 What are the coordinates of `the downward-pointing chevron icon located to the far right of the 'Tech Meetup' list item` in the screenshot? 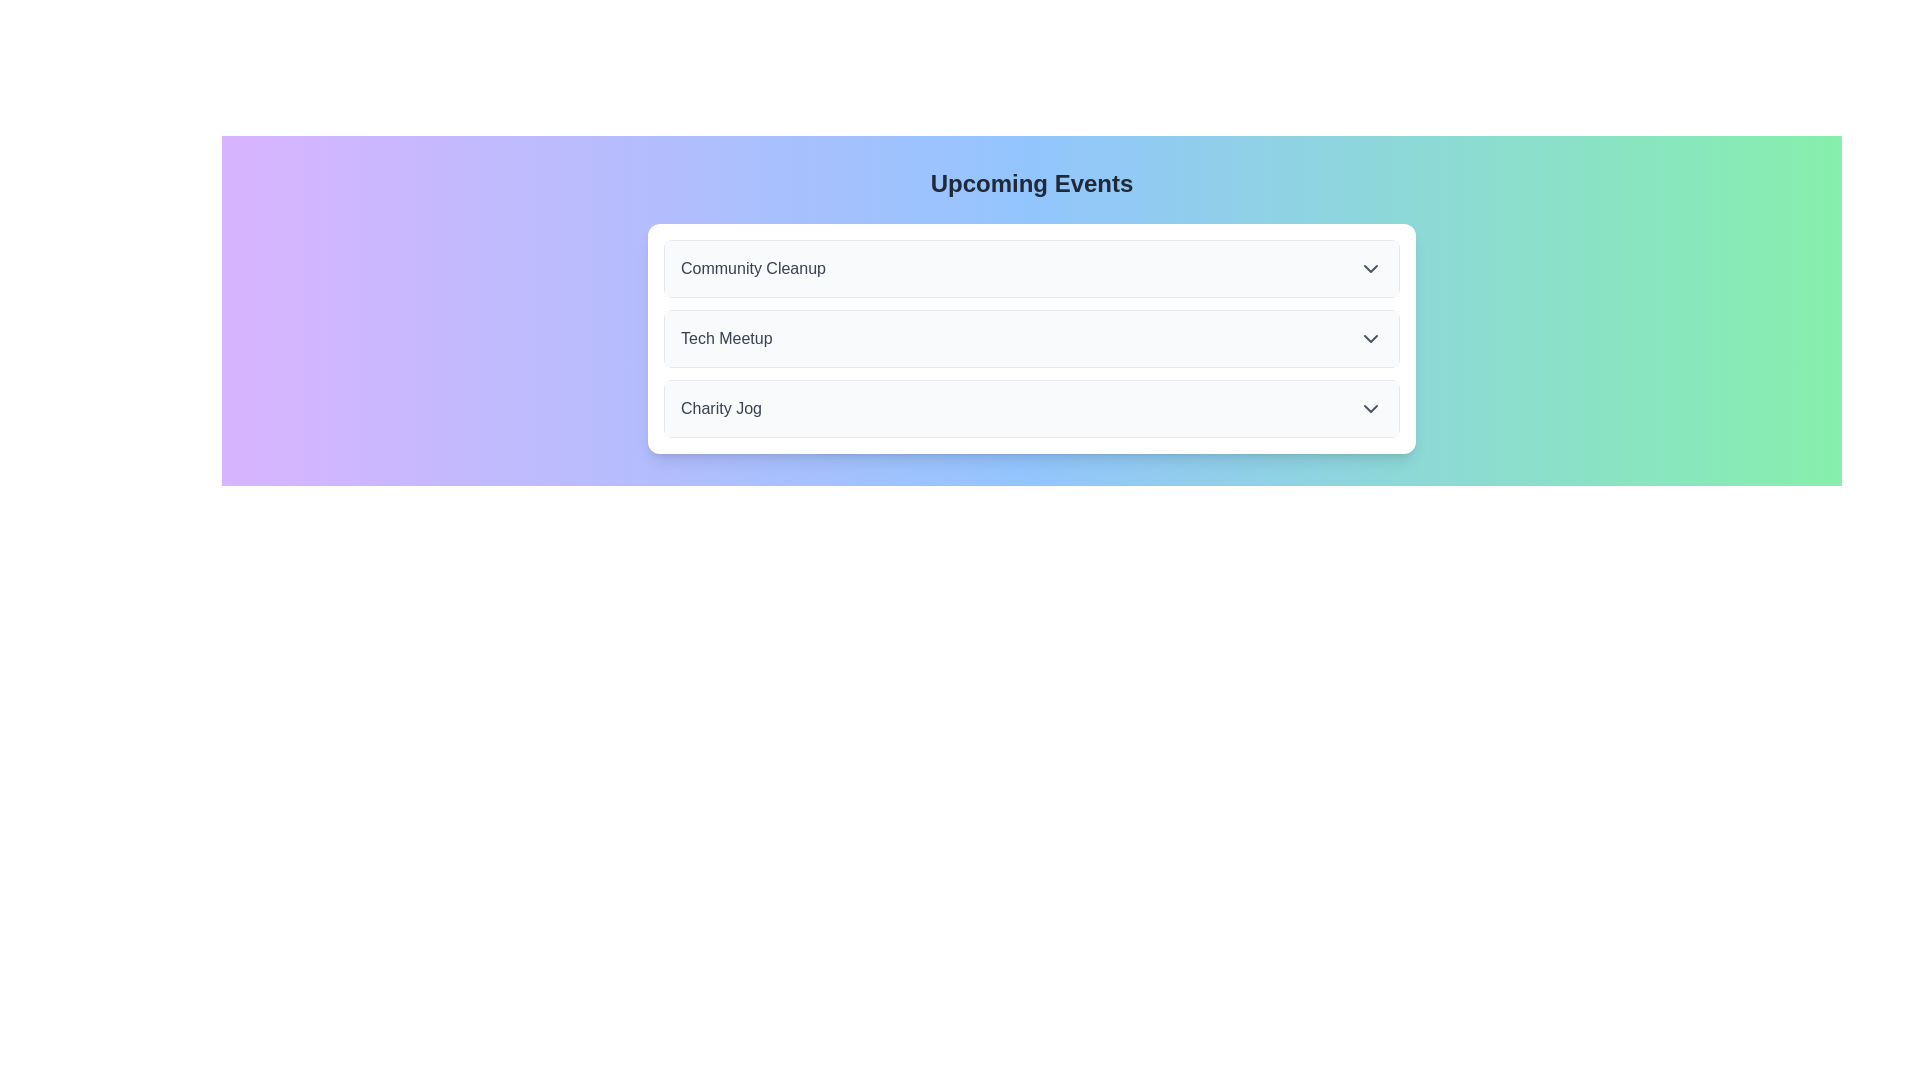 It's located at (1370, 338).